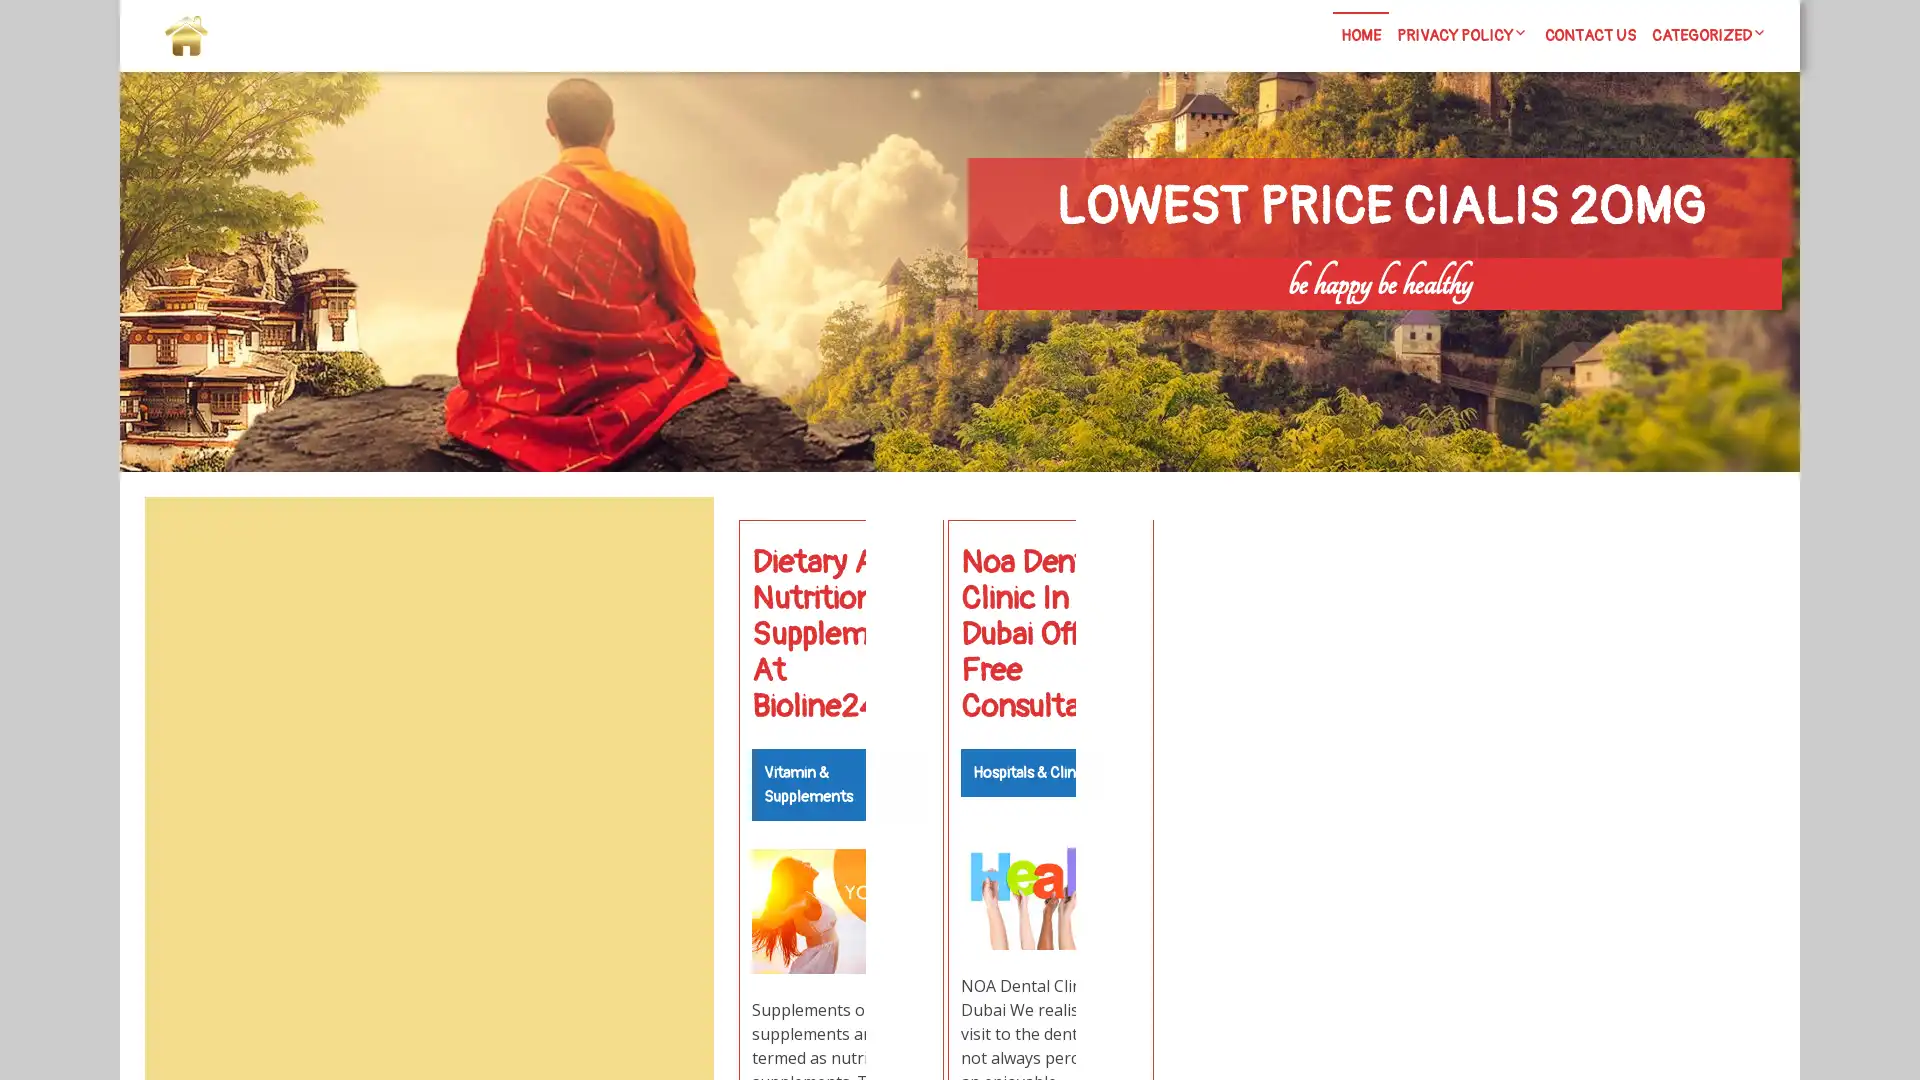  What do you see at coordinates (667, 545) in the screenshot?
I see `Search` at bounding box center [667, 545].